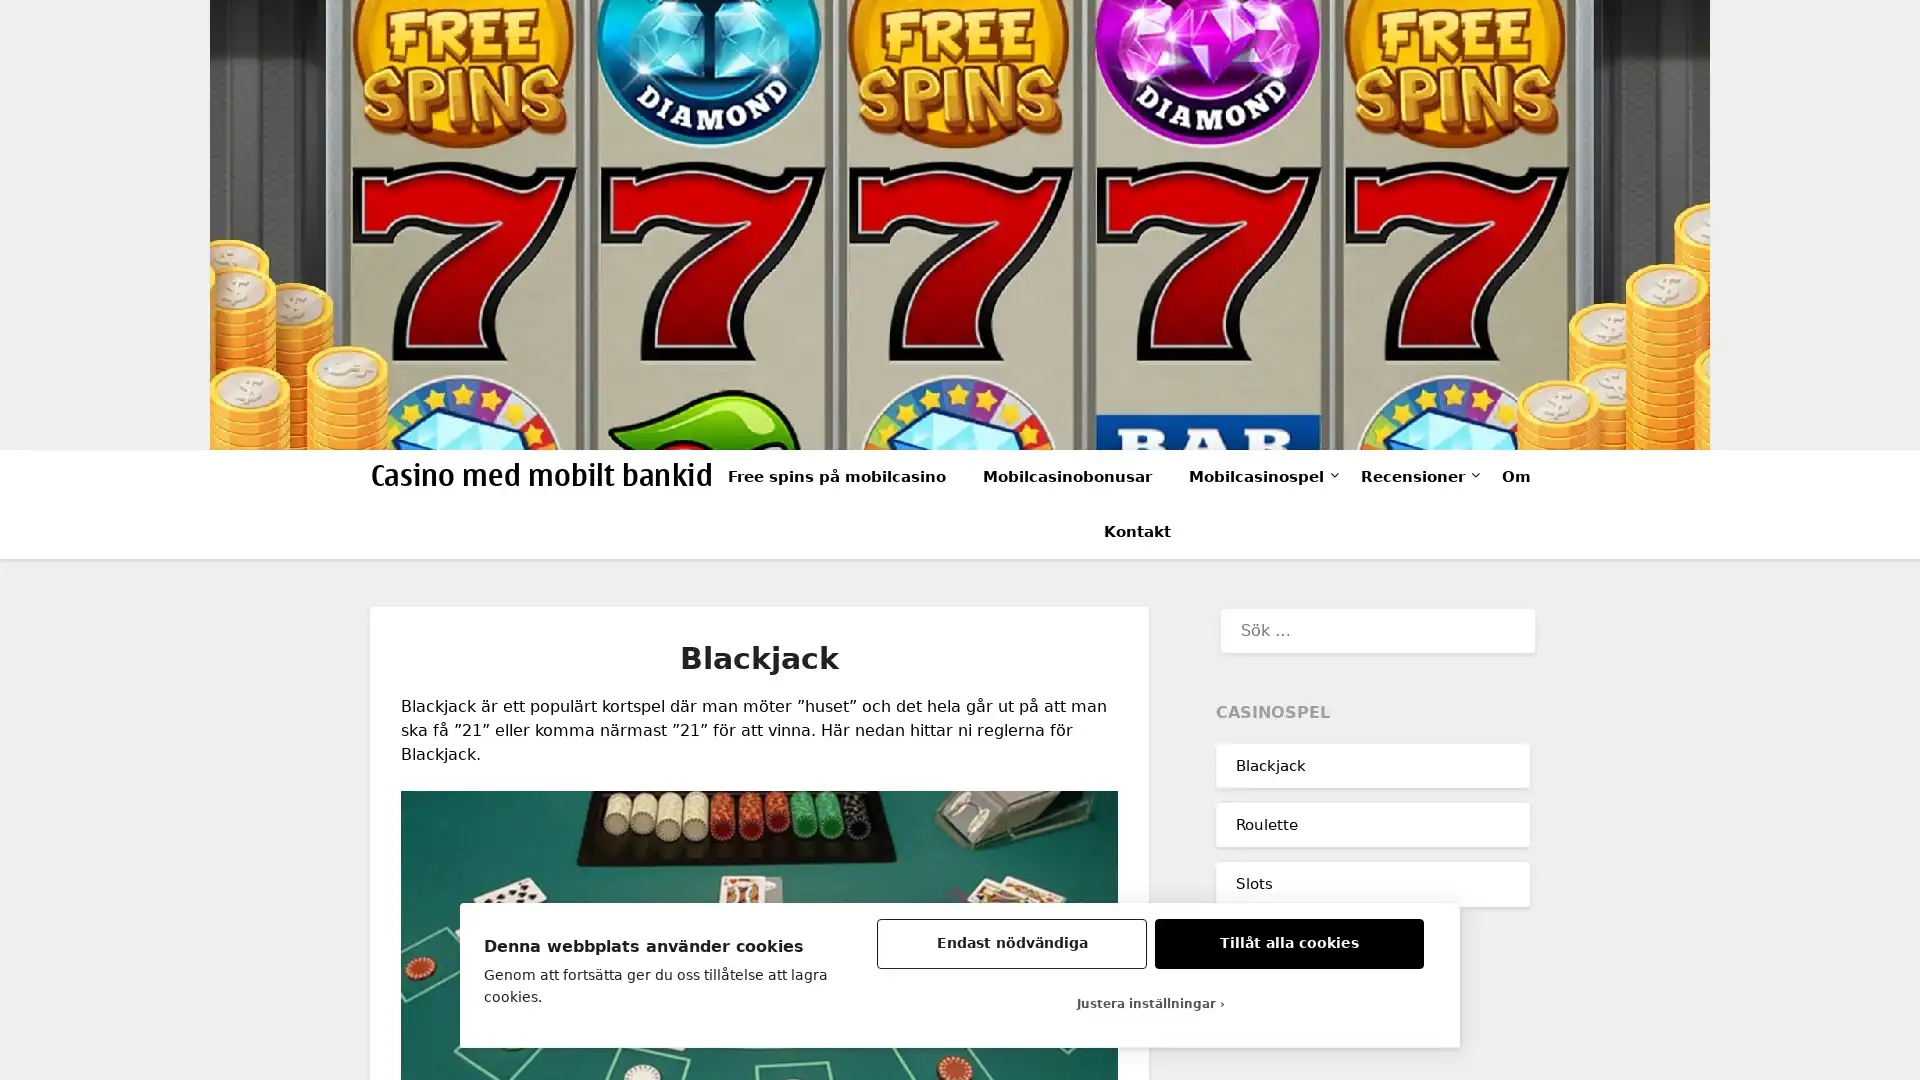  I want to click on Tillat alla cookies, so click(1289, 944).